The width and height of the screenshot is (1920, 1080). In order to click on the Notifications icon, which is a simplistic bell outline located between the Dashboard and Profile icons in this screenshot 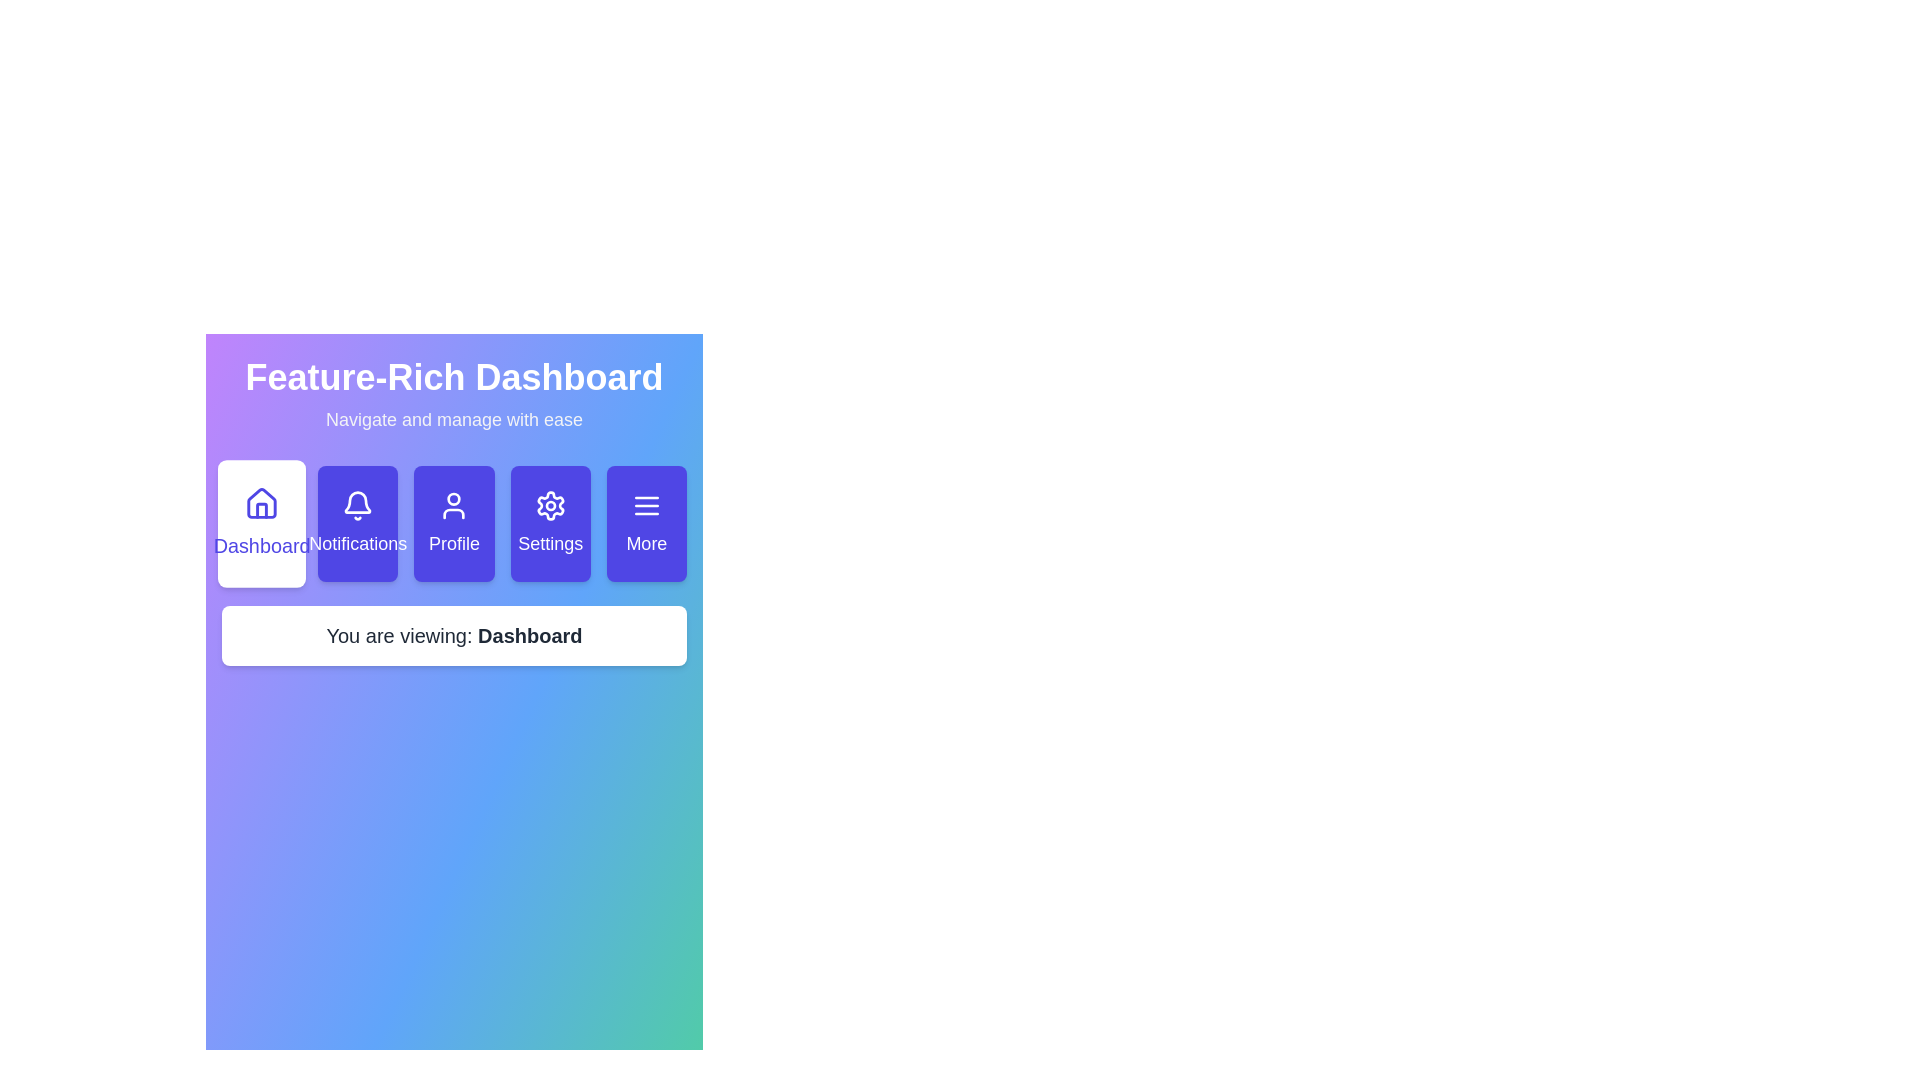, I will do `click(358, 501)`.